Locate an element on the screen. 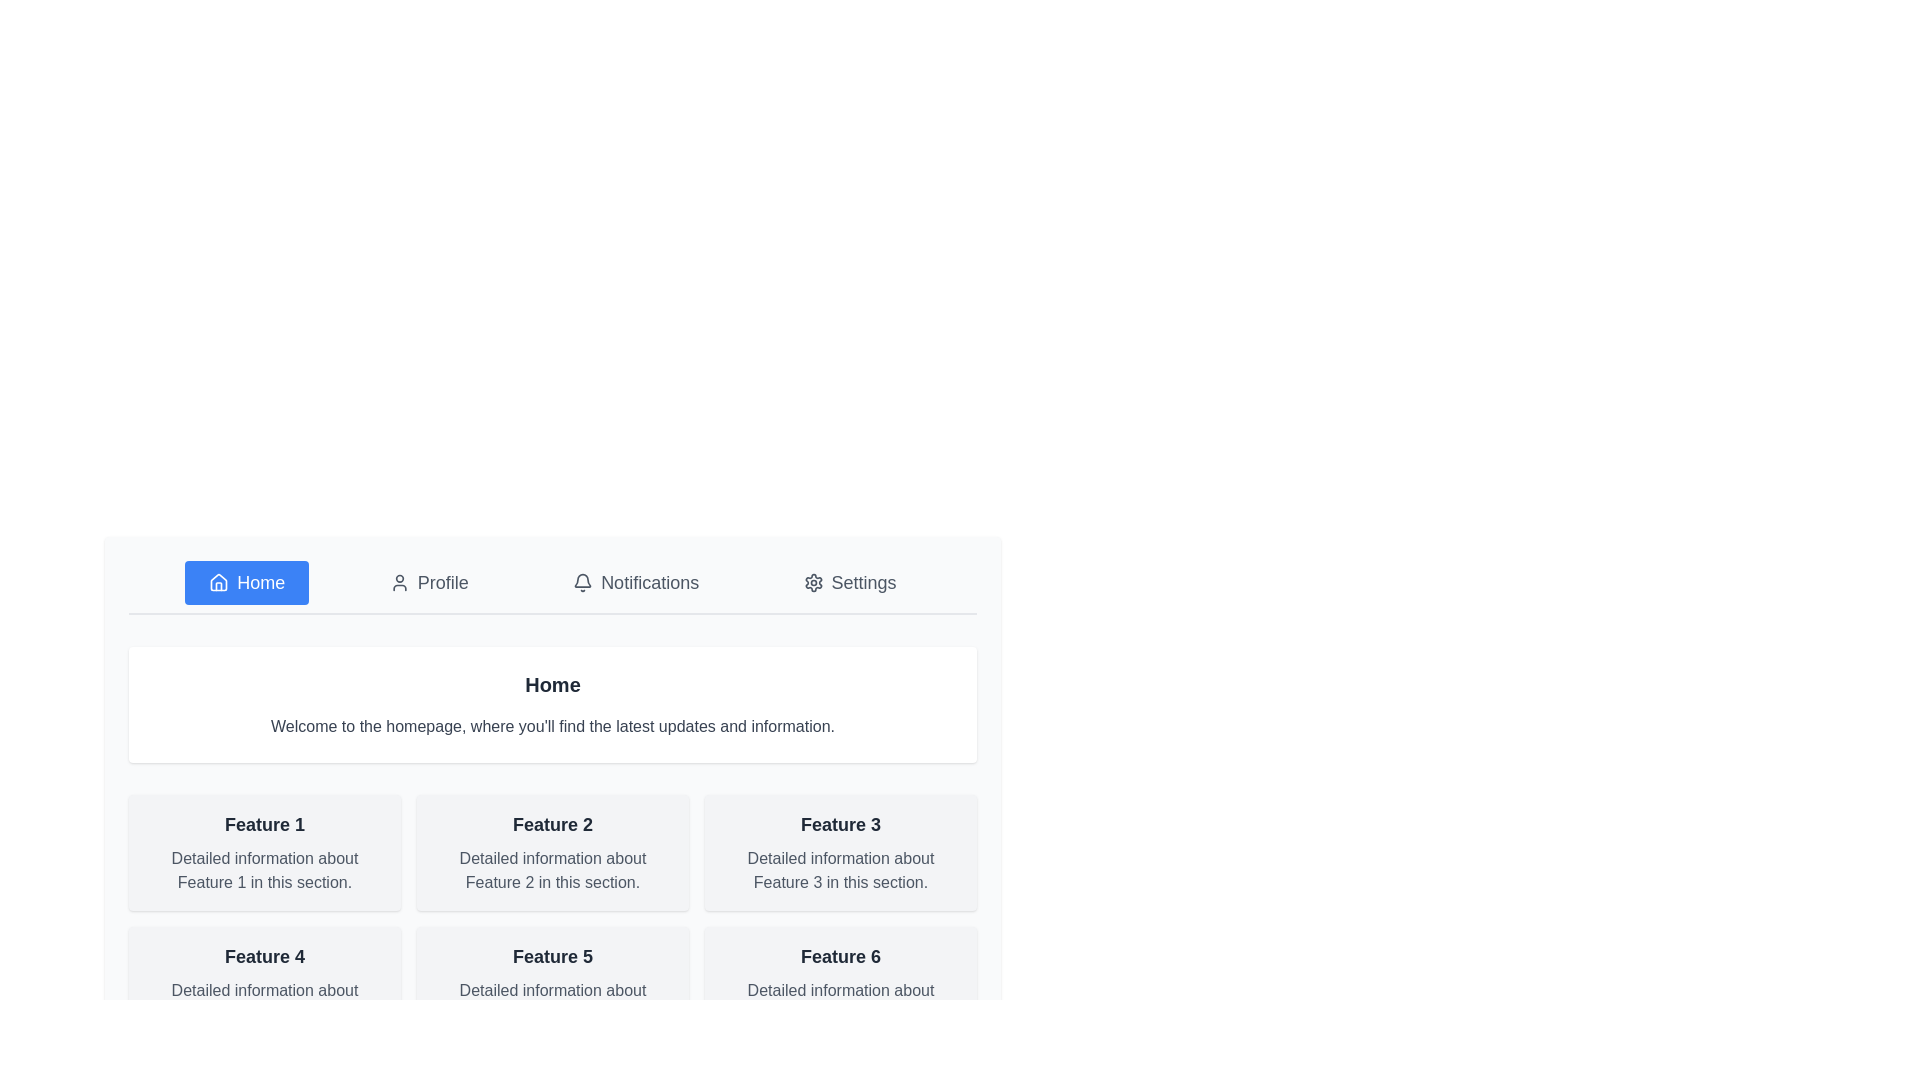 This screenshot has height=1080, width=1920. the compact bell-shaped icon located to the left of the 'Notifications' text in the navigation menu is located at coordinates (582, 582).